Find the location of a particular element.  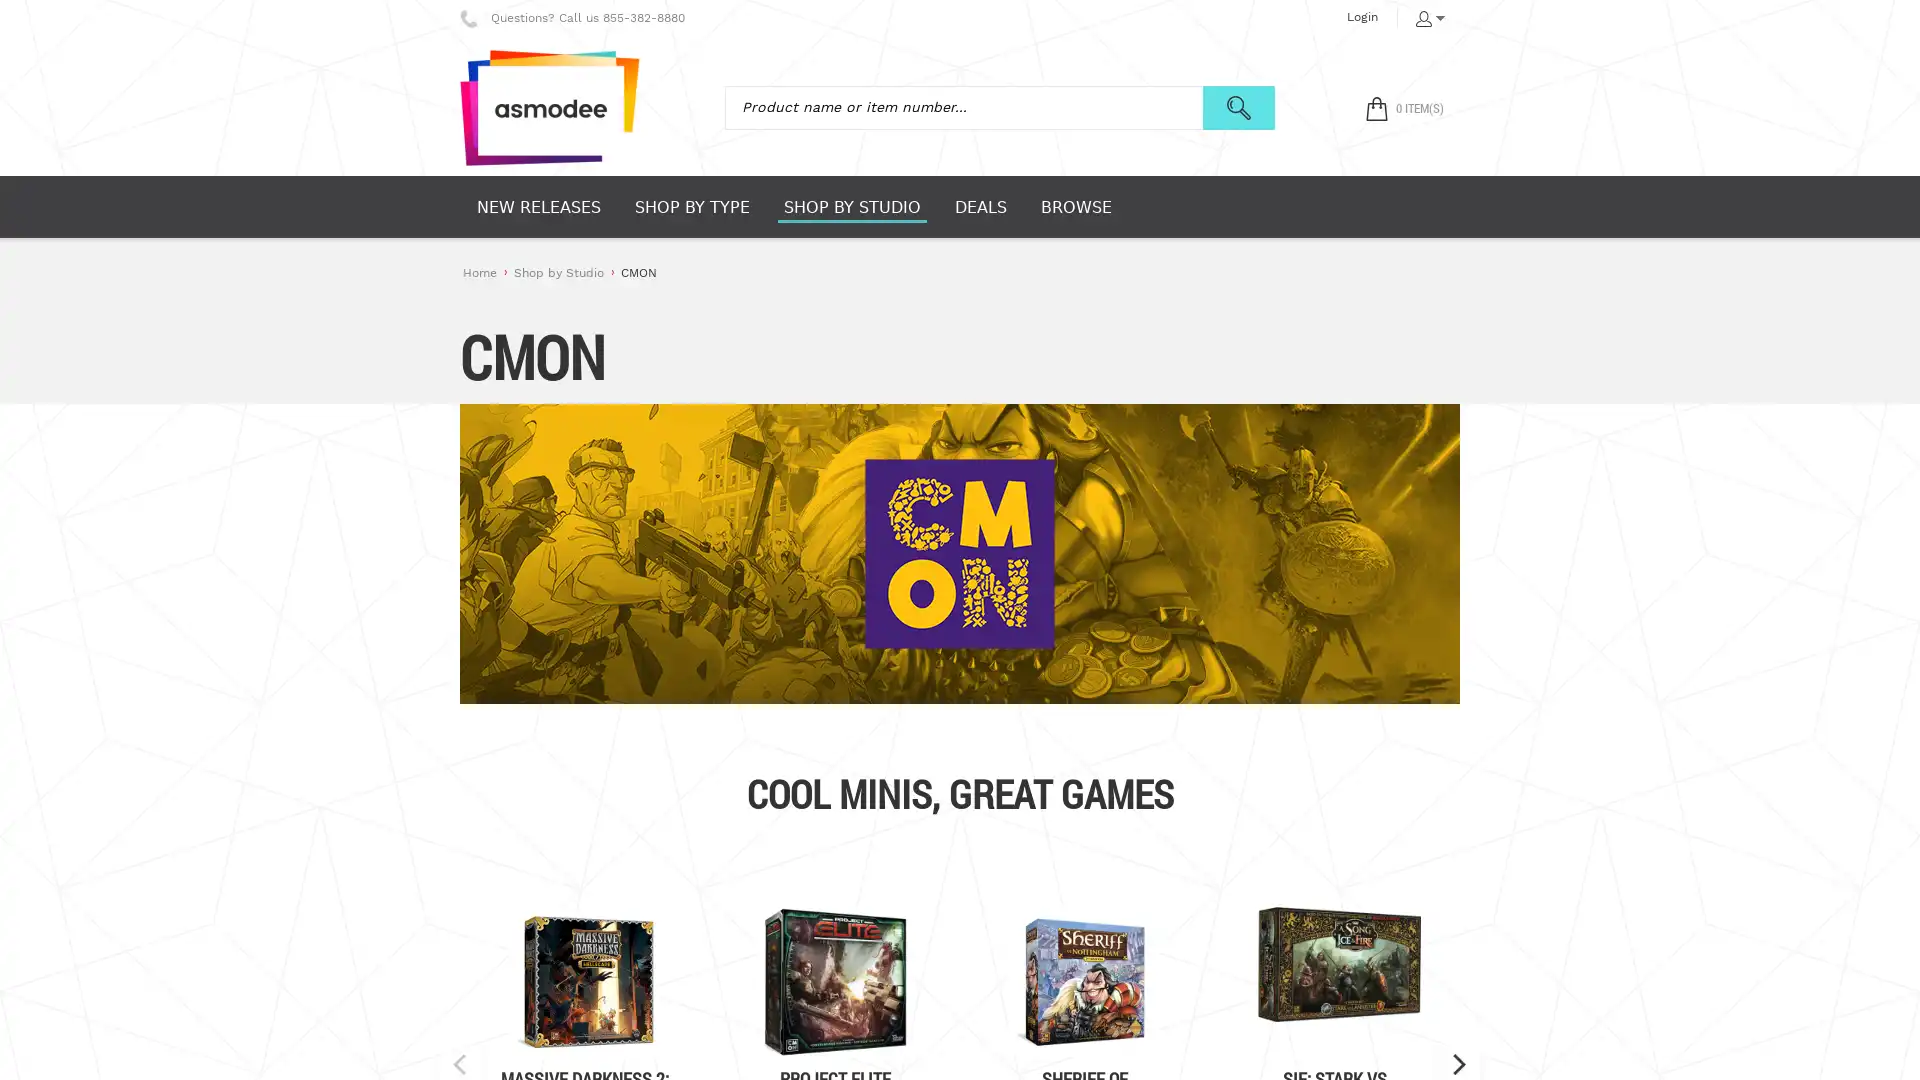

Search products is located at coordinates (1237, 108).